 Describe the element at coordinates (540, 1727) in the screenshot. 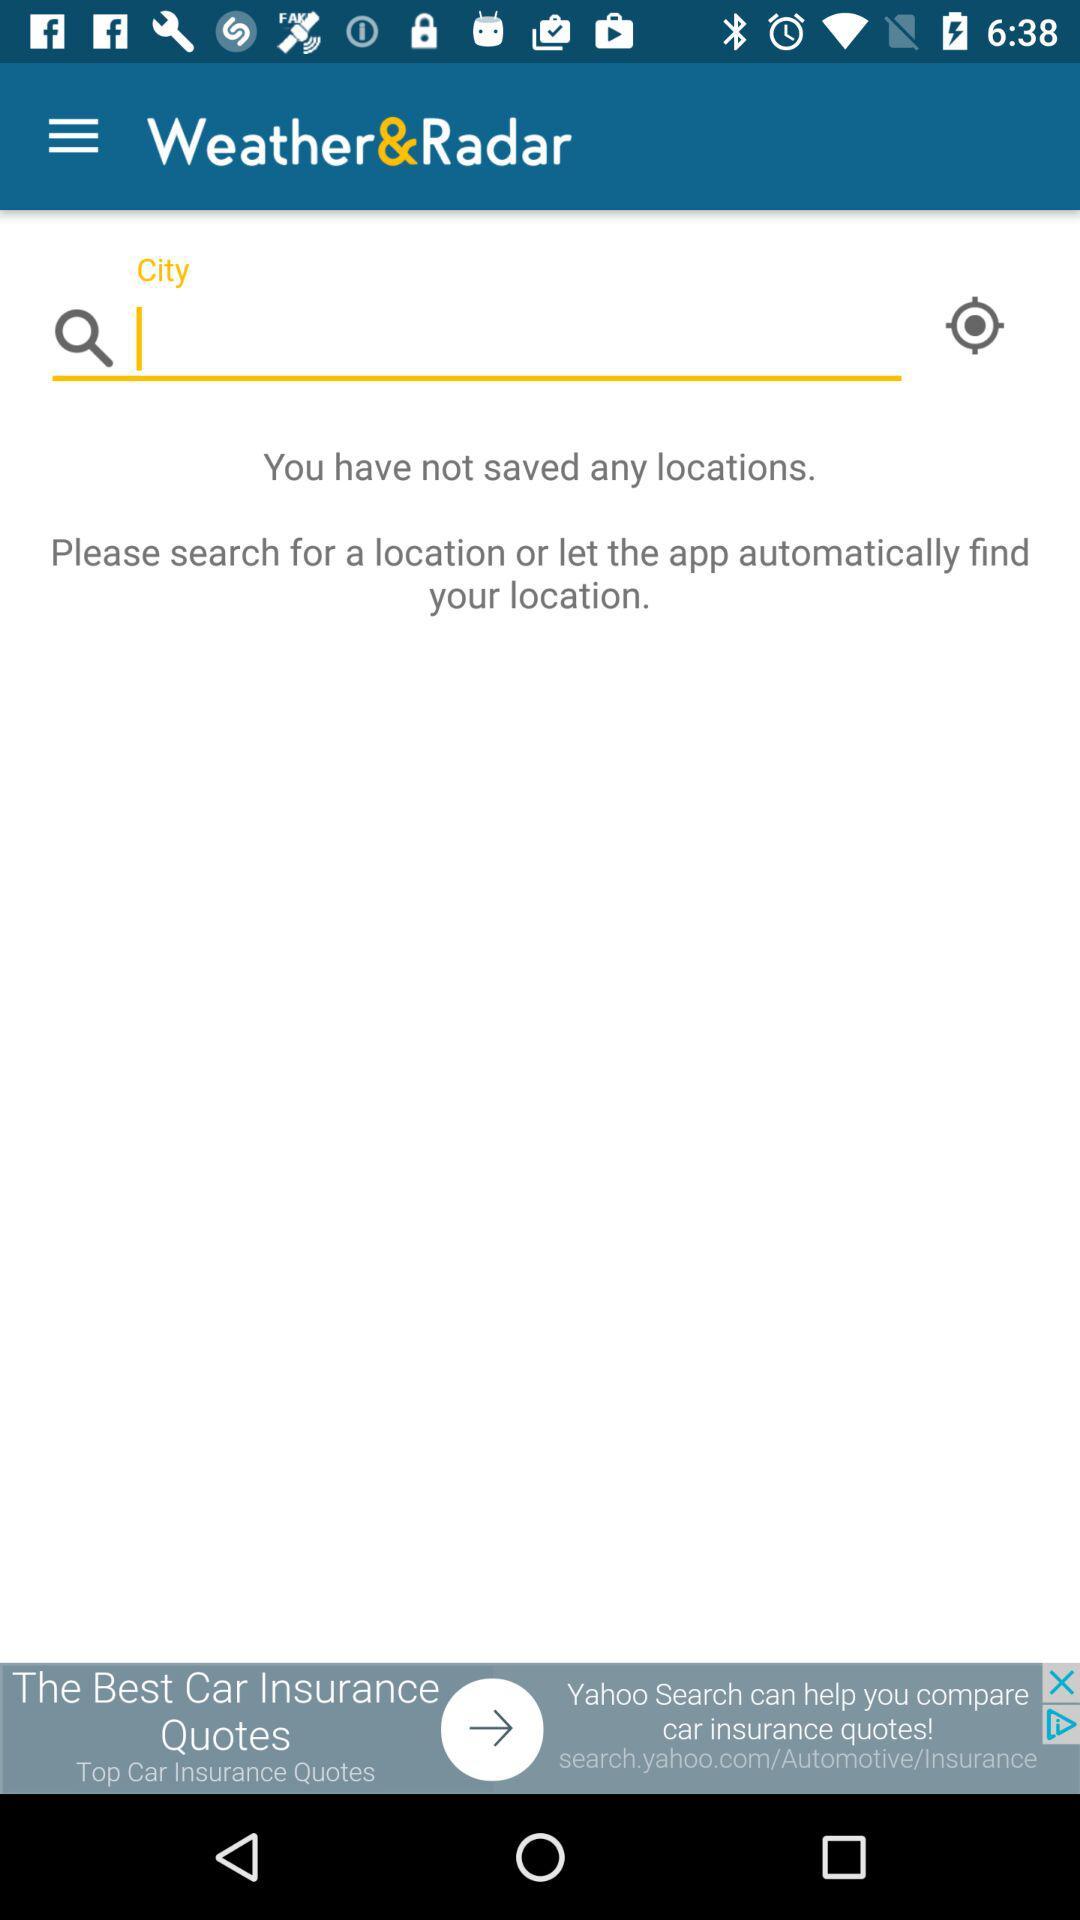

I see `open advertisement` at that location.